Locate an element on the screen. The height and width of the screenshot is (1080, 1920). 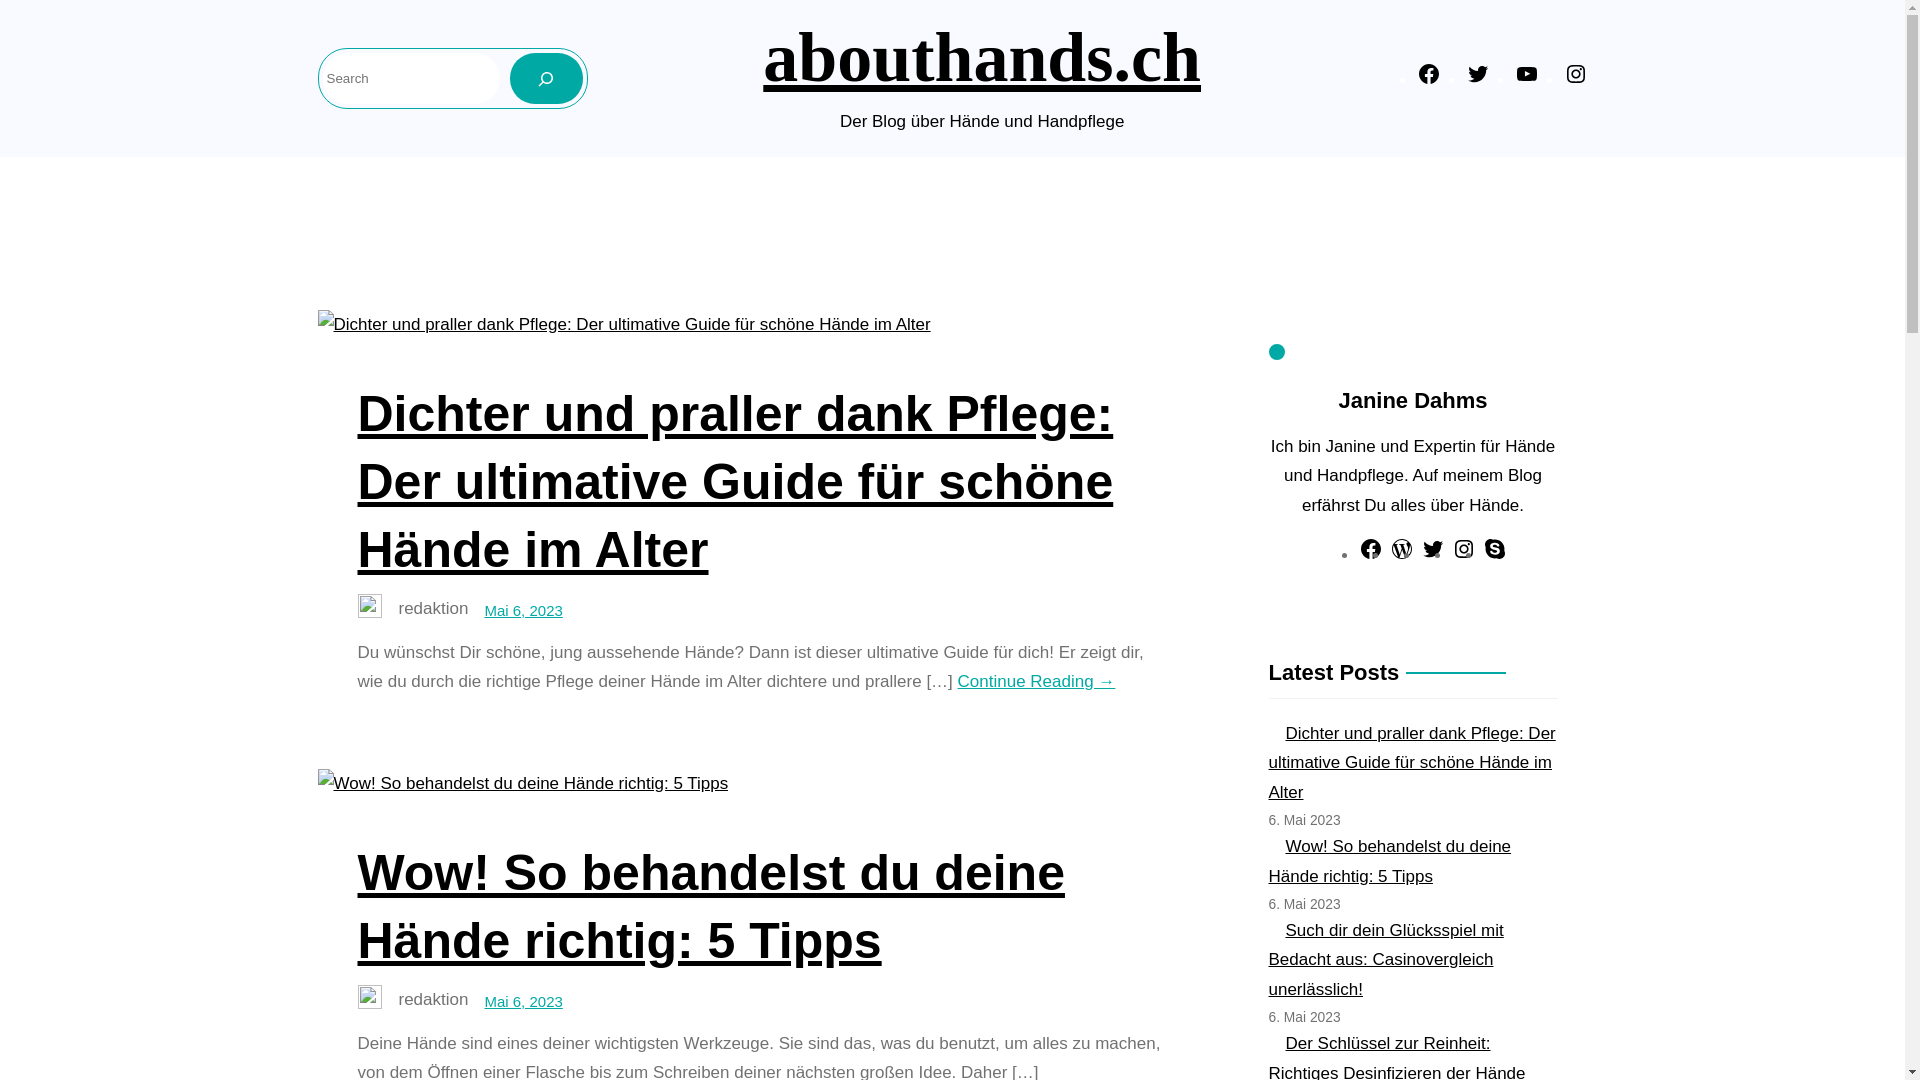
'Mai 6, 2023' is located at coordinates (523, 1001).